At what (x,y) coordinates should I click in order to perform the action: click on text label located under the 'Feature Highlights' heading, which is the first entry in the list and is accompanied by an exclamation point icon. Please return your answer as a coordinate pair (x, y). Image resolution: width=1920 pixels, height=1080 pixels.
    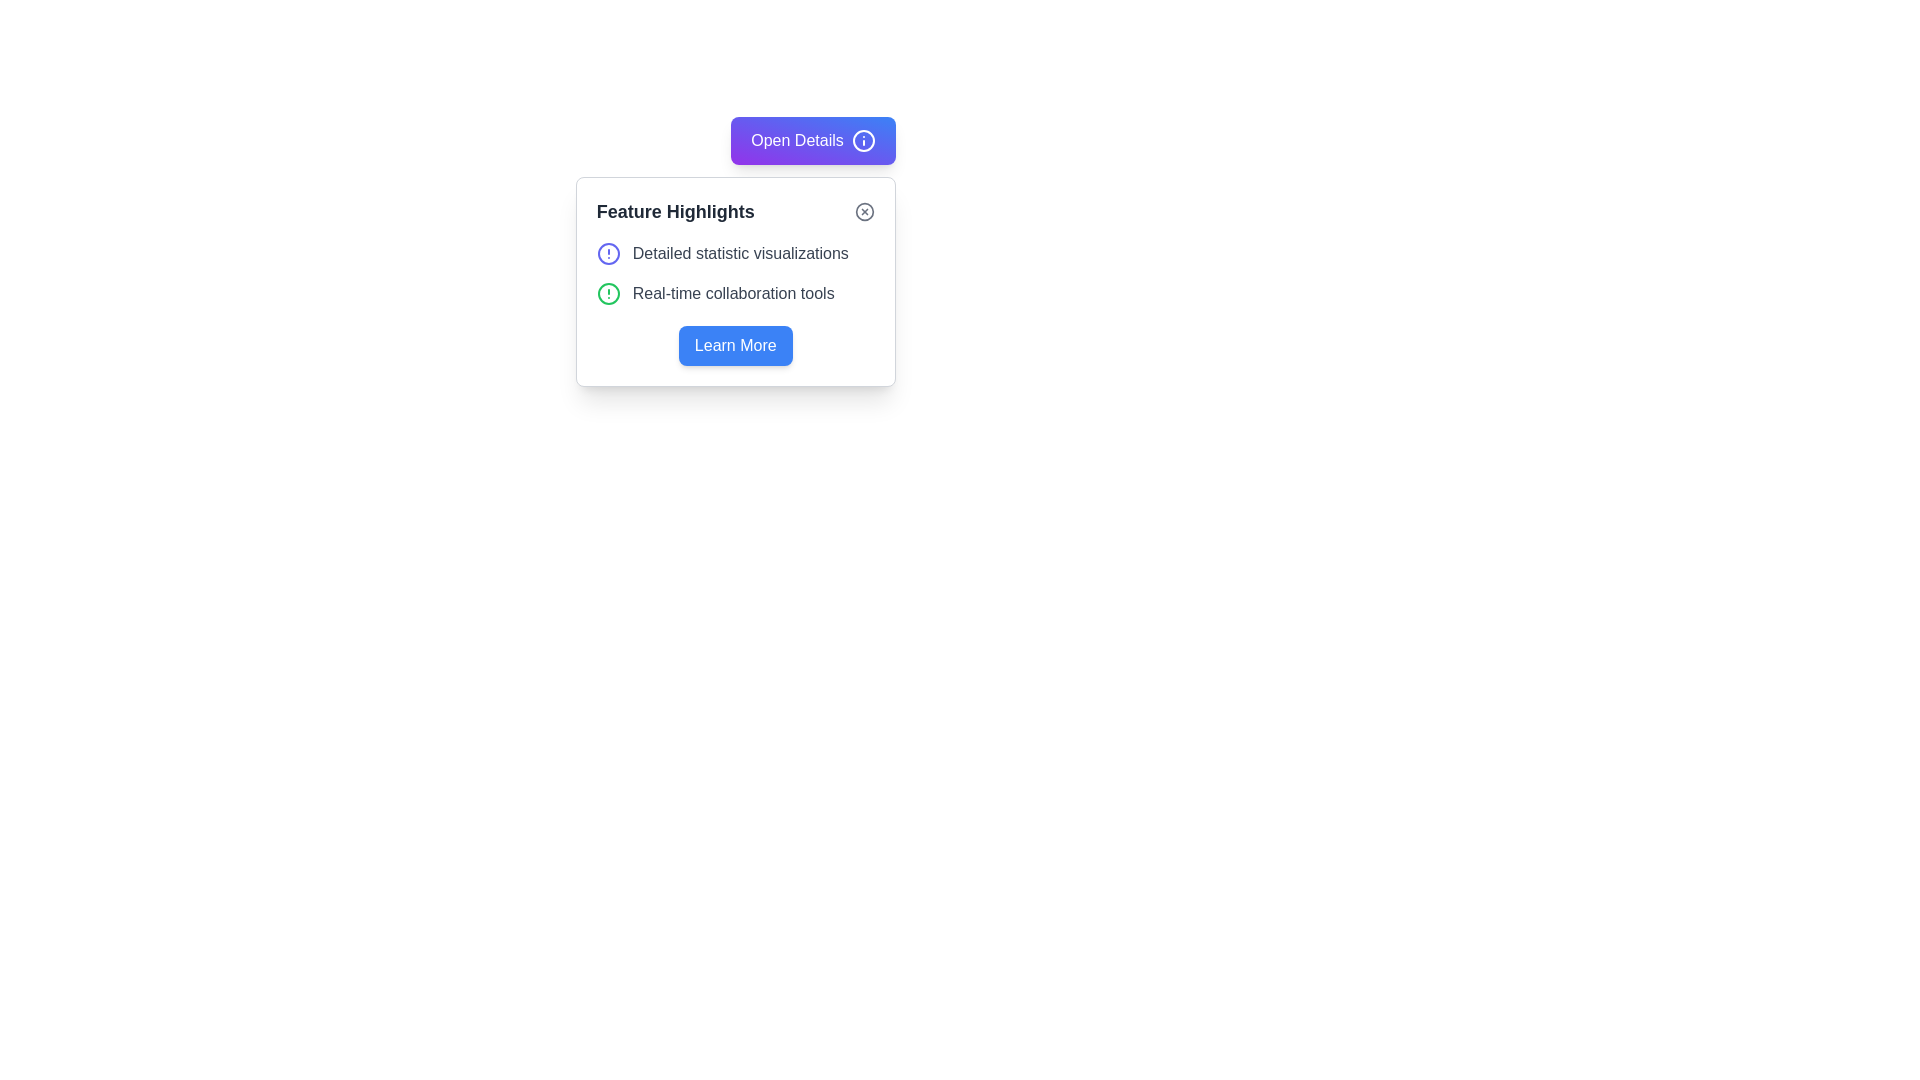
    Looking at the image, I should click on (739, 253).